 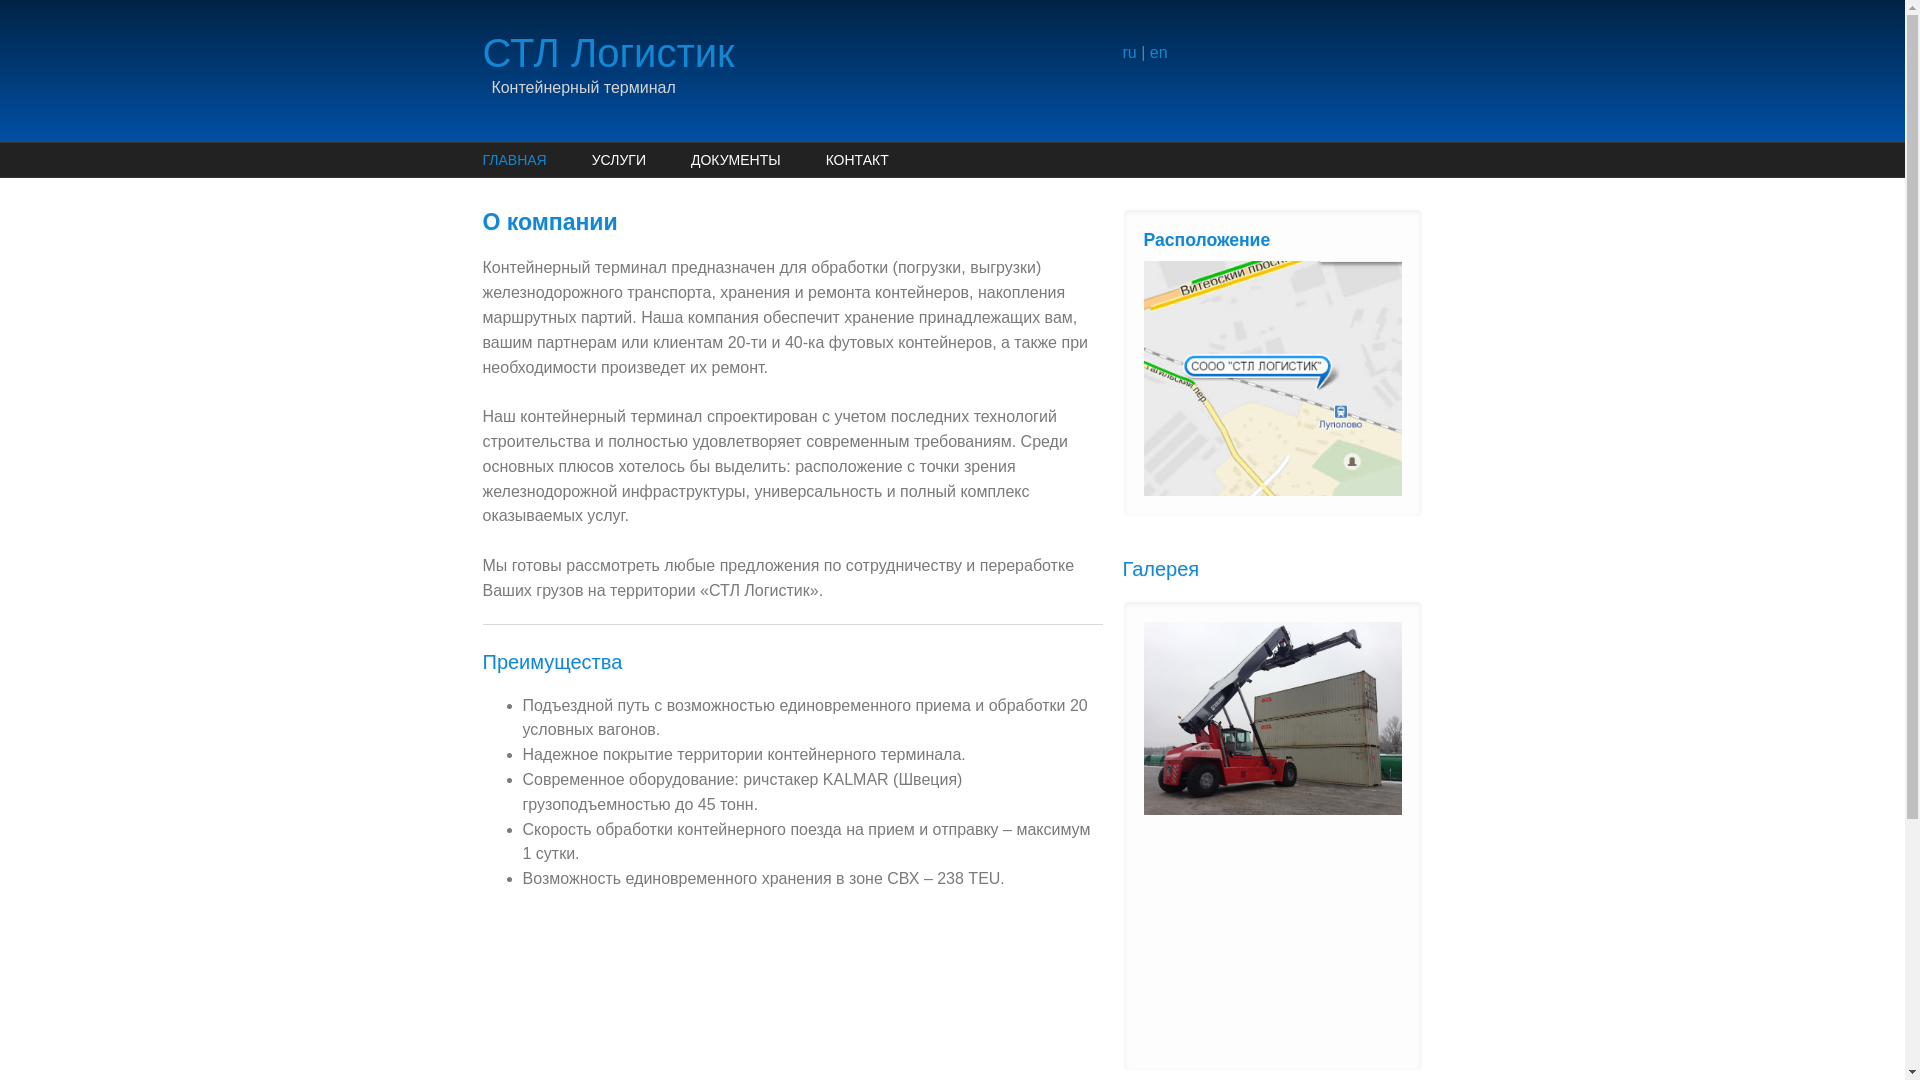 What do you see at coordinates (1128, 51) in the screenshot?
I see `'ru'` at bounding box center [1128, 51].